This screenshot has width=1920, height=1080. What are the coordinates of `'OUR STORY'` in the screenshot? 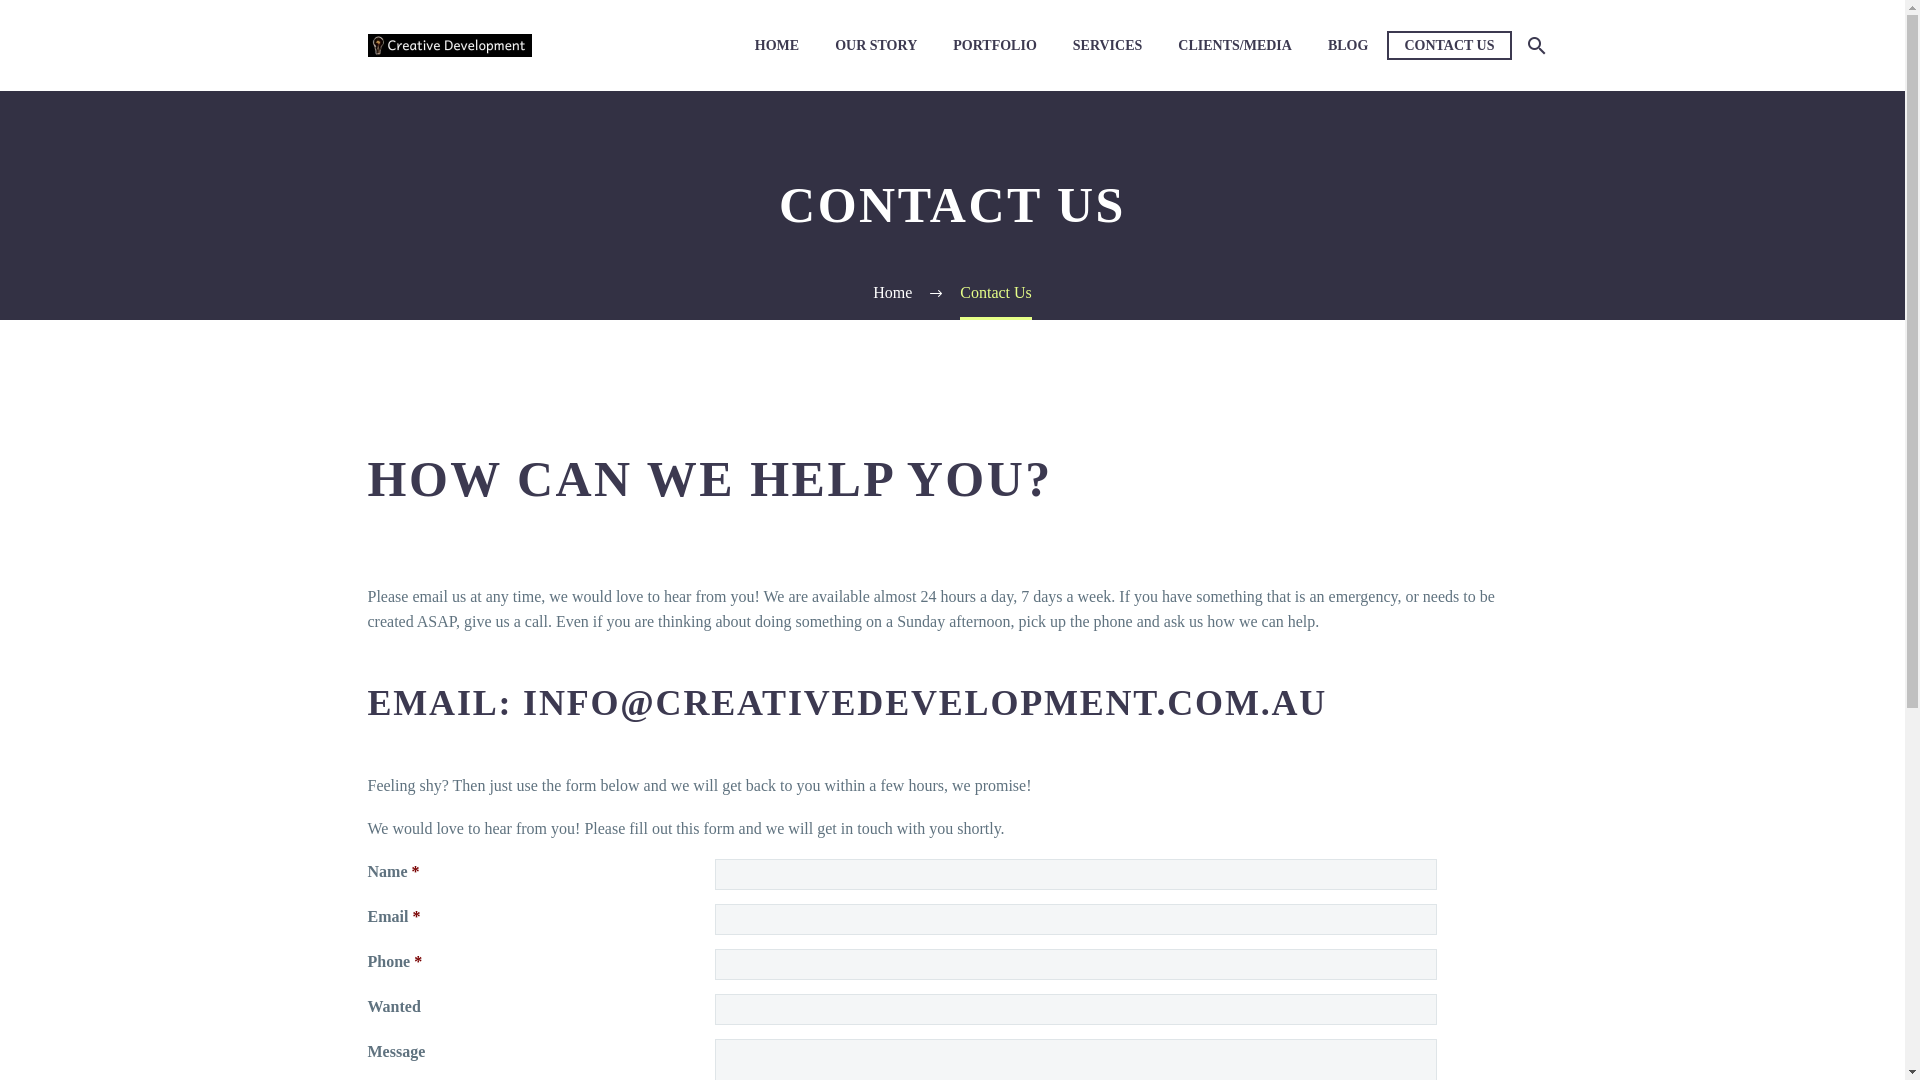 It's located at (875, 45).